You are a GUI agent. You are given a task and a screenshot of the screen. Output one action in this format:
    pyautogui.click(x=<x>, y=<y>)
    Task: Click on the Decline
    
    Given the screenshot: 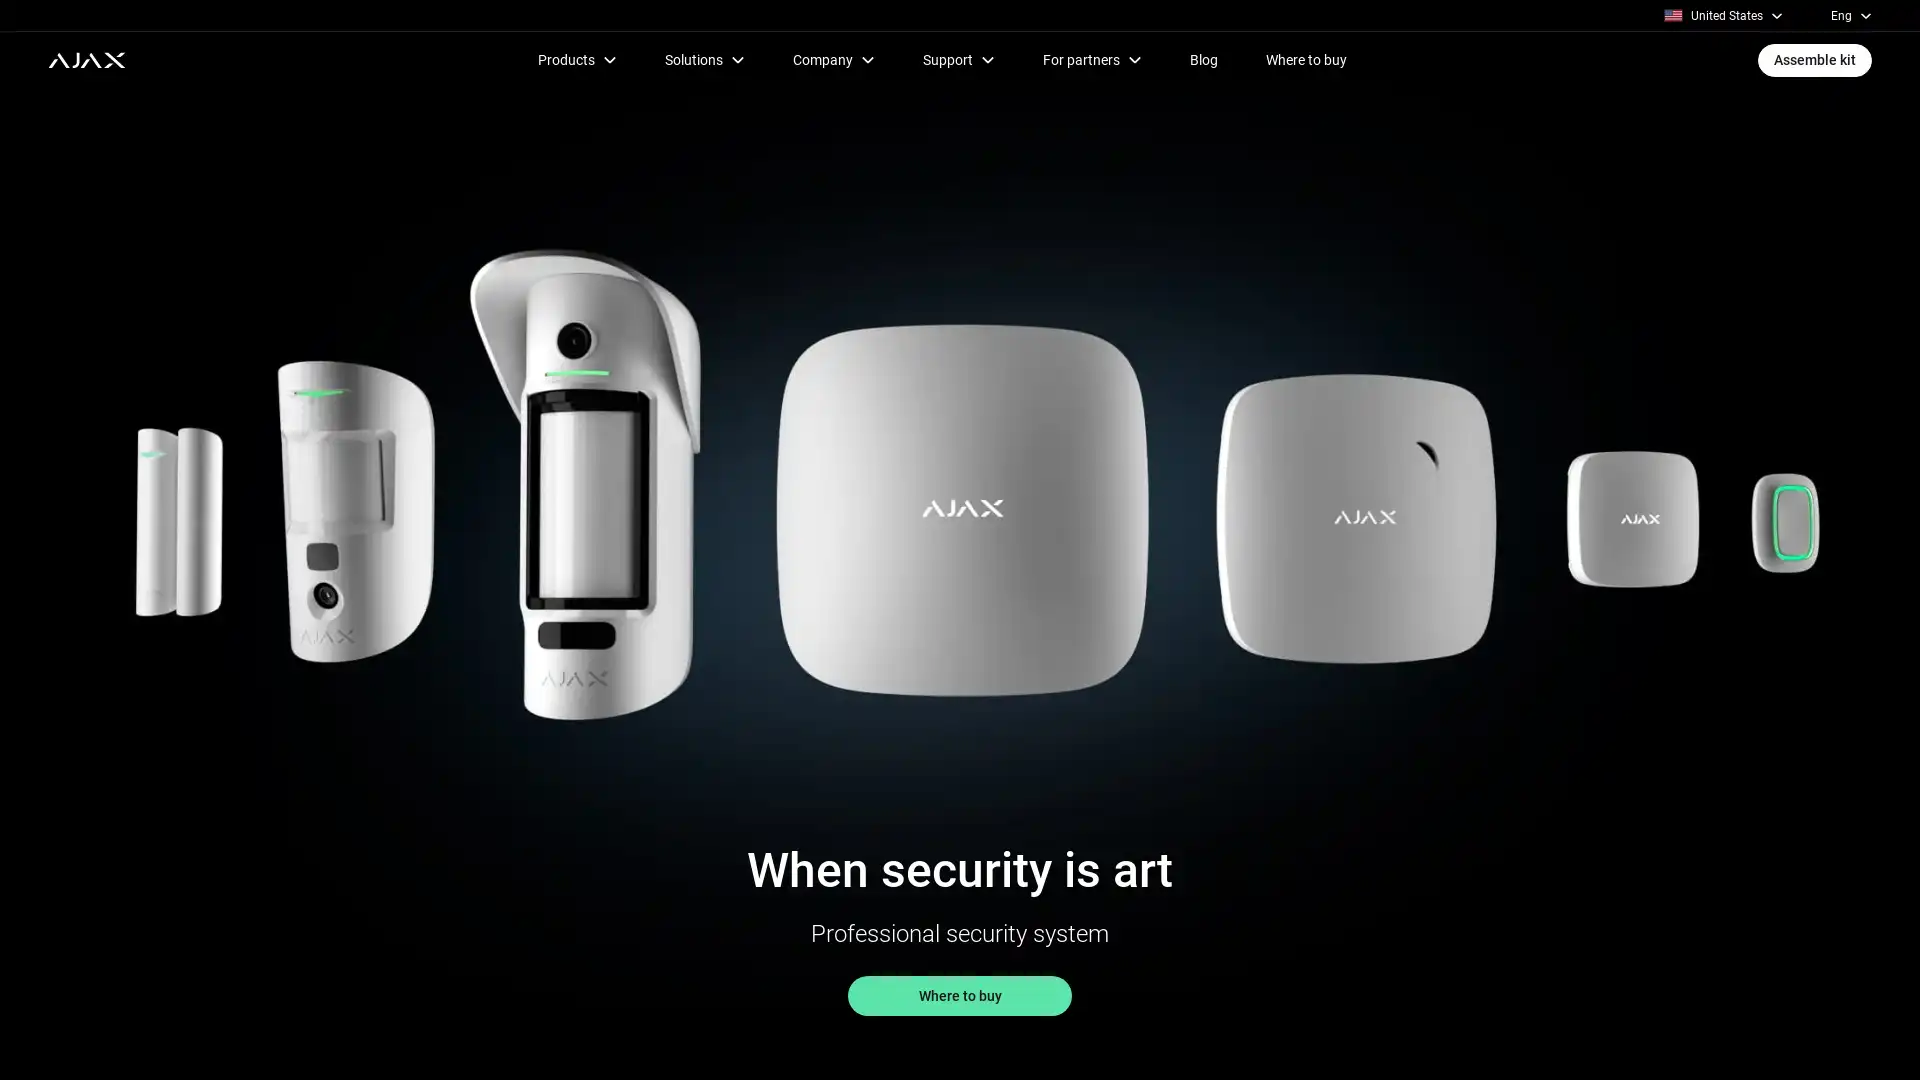 What is the action you would take?
    pyautogui.click(x=1361, y=1029)
    